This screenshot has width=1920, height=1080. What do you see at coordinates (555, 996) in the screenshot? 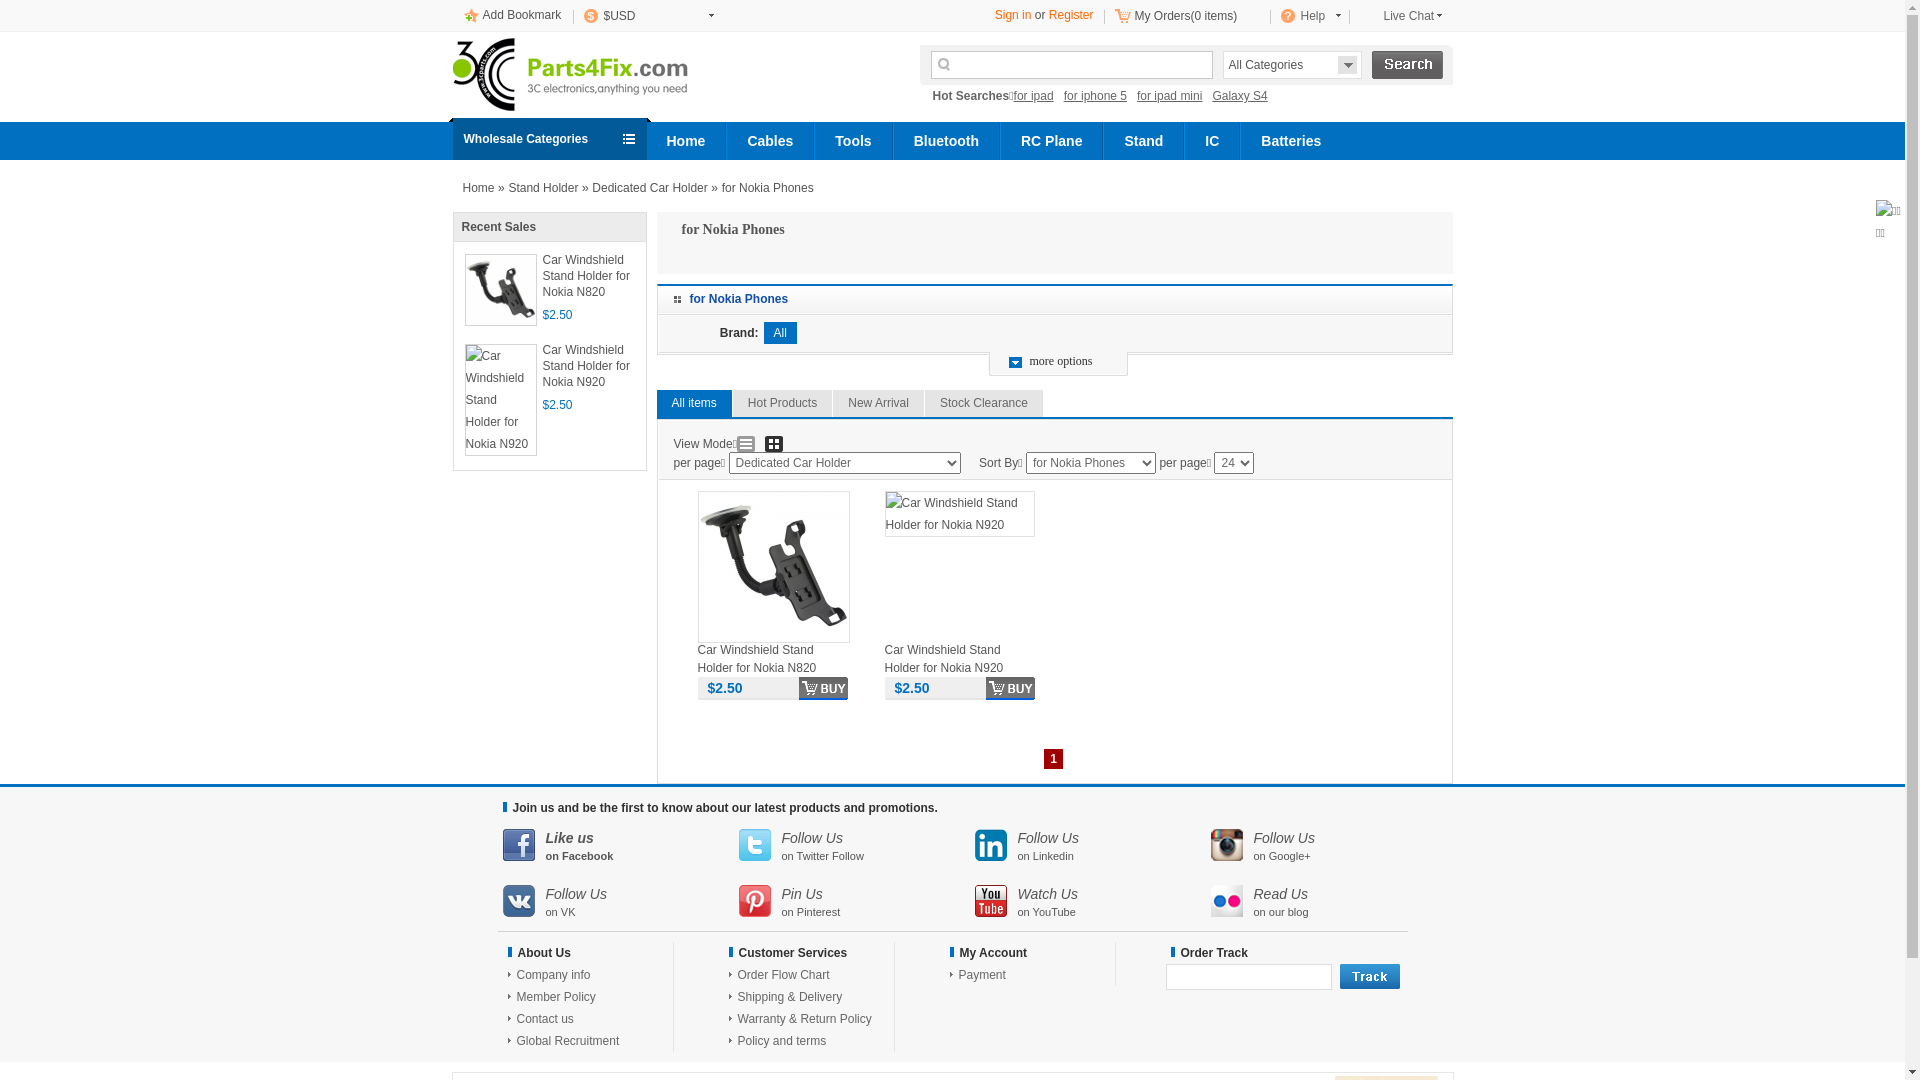
I see `'Member Policy'` at bounding box center [555, 996].